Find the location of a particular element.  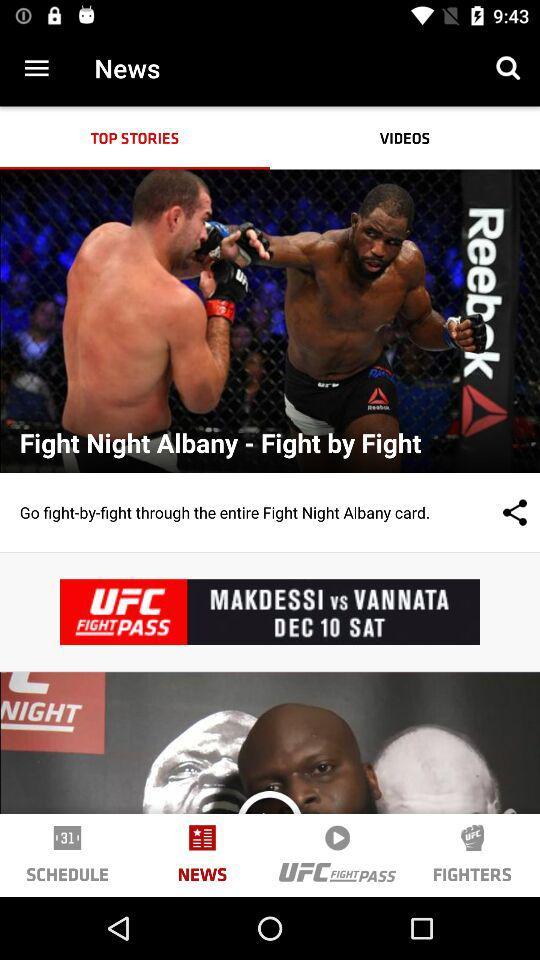

share icon is located at coordinates (494, 512).